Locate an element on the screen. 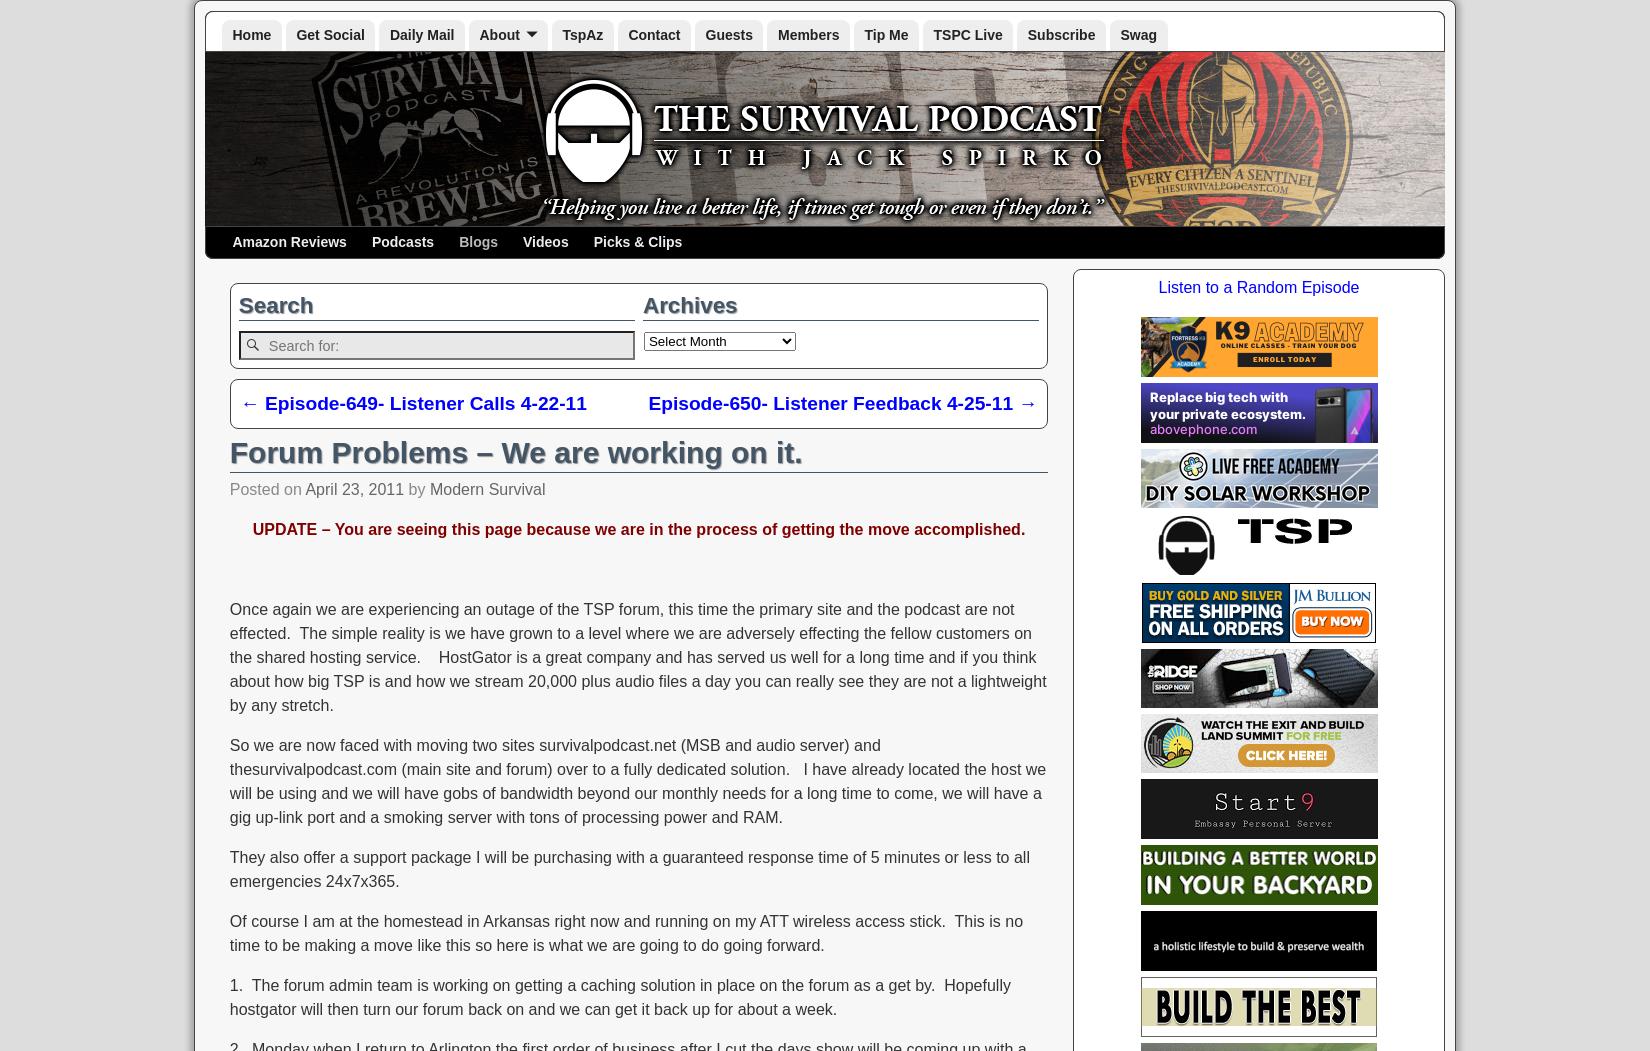 The height and width of the screenshot is (1051, 1650). 'Subscribe' is located at coordinates (1060, 34).